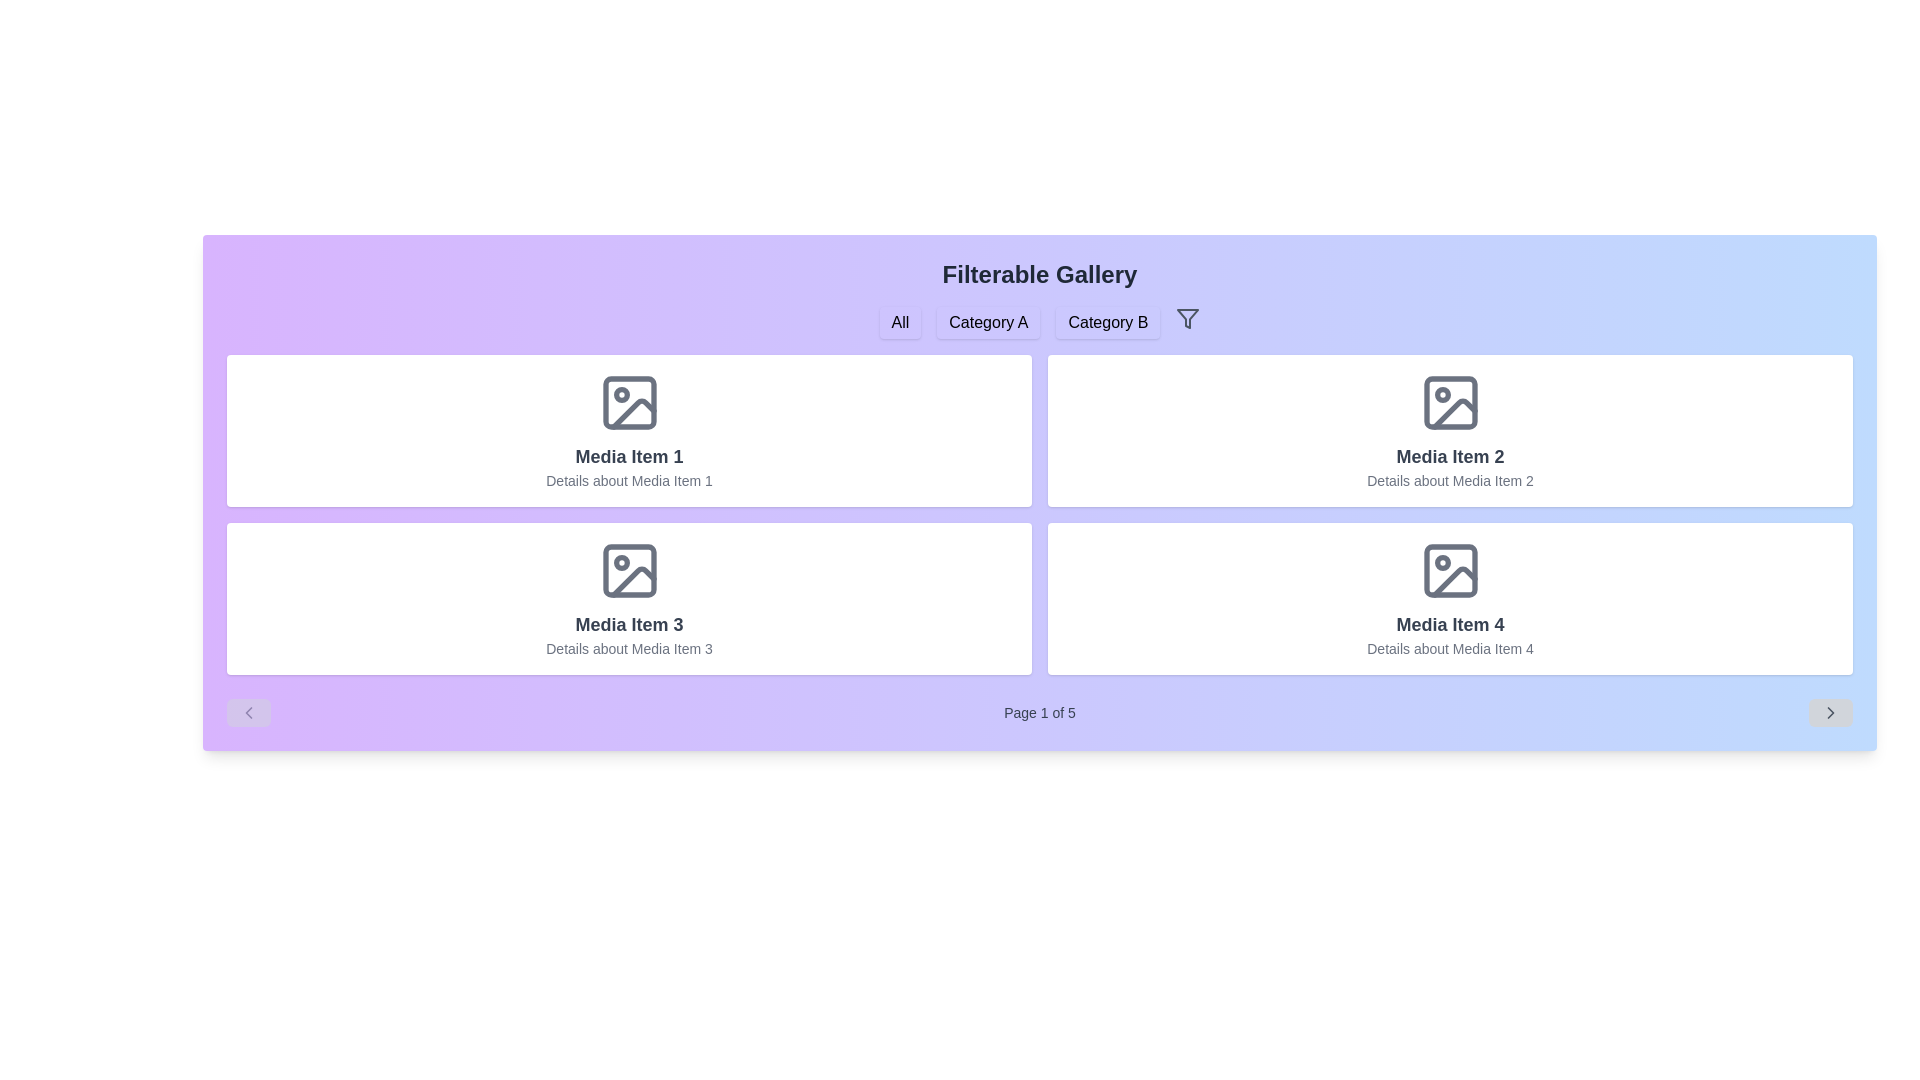 This screenshot has height=1080, width=1920. Describe the element at coordinates (628, 456) in the screenshot. I see `the text label 'Media Item 1', which serves as the title of the top-left media card in the grid` at that location.